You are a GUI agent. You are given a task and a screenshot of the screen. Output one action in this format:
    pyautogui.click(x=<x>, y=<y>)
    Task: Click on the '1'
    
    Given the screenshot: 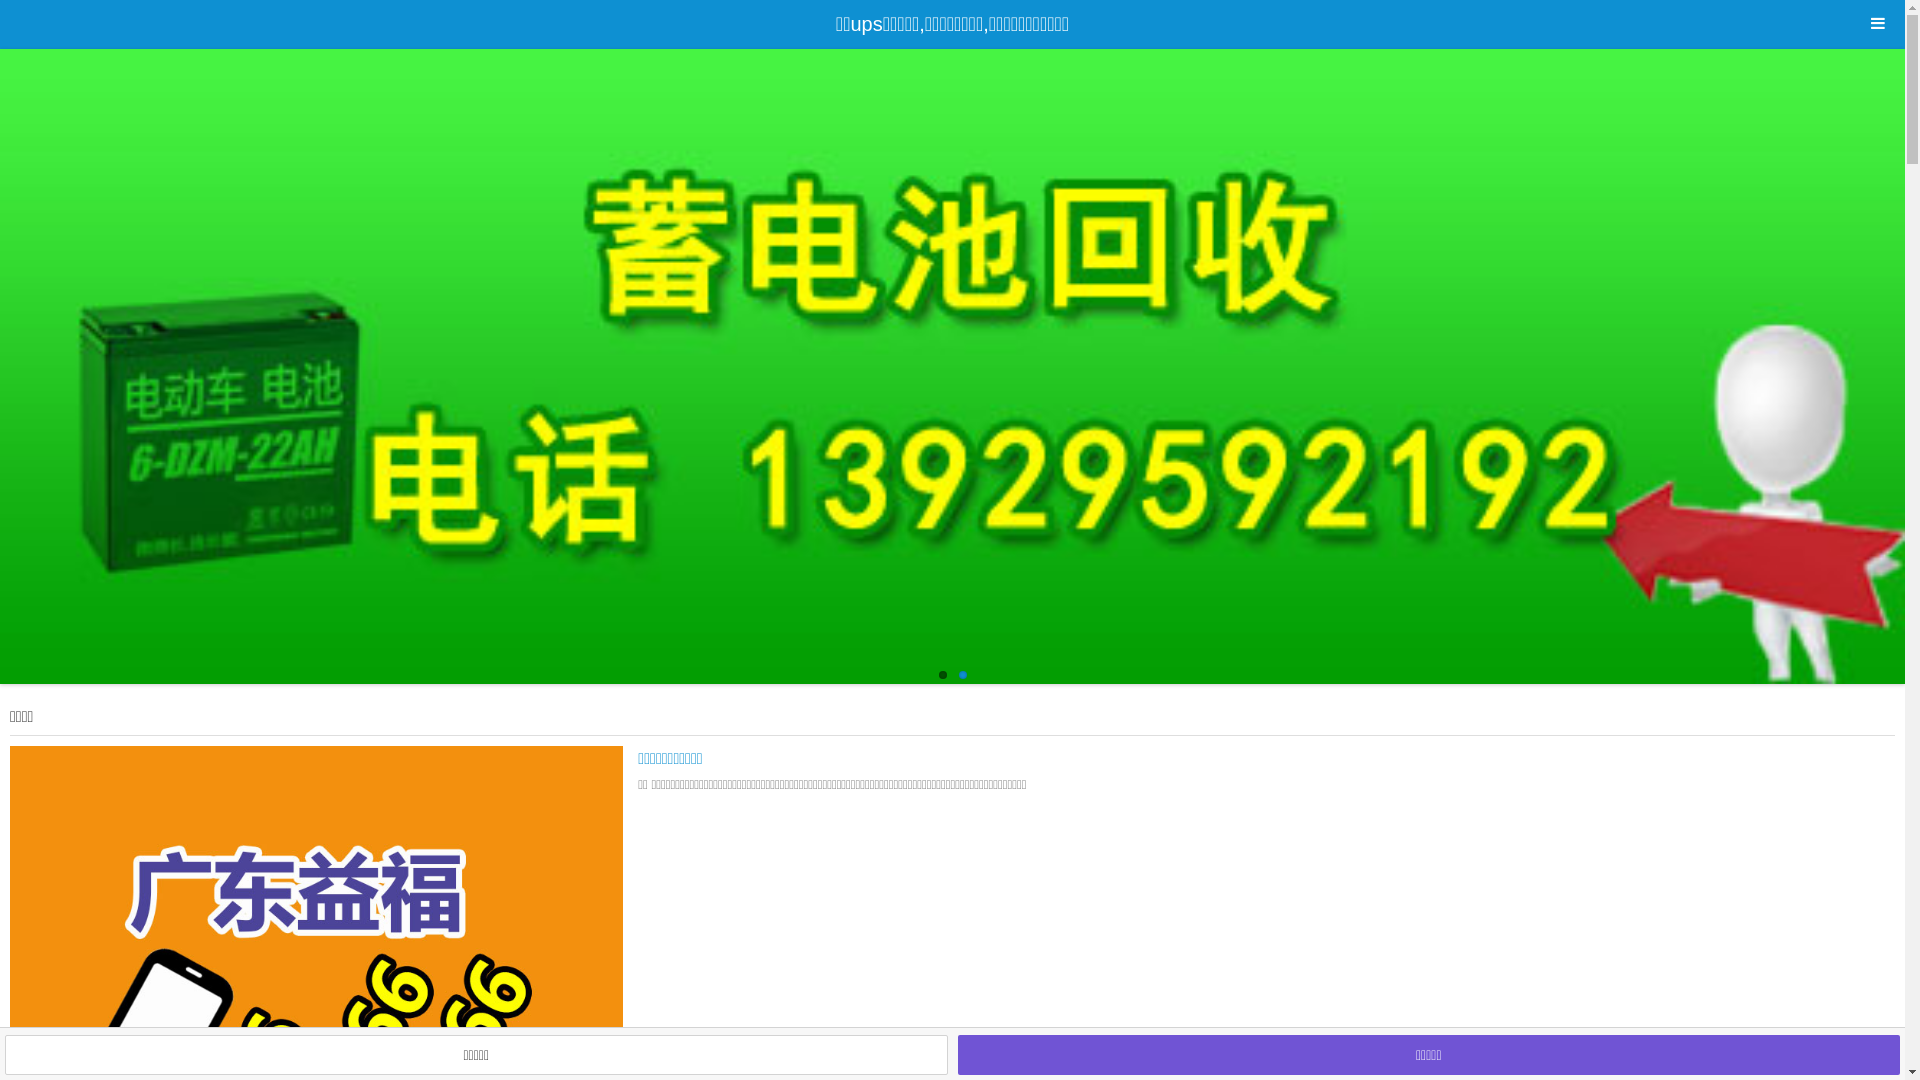 What is the action you would take?
    pyautogui.click(x=940, y=675)
    